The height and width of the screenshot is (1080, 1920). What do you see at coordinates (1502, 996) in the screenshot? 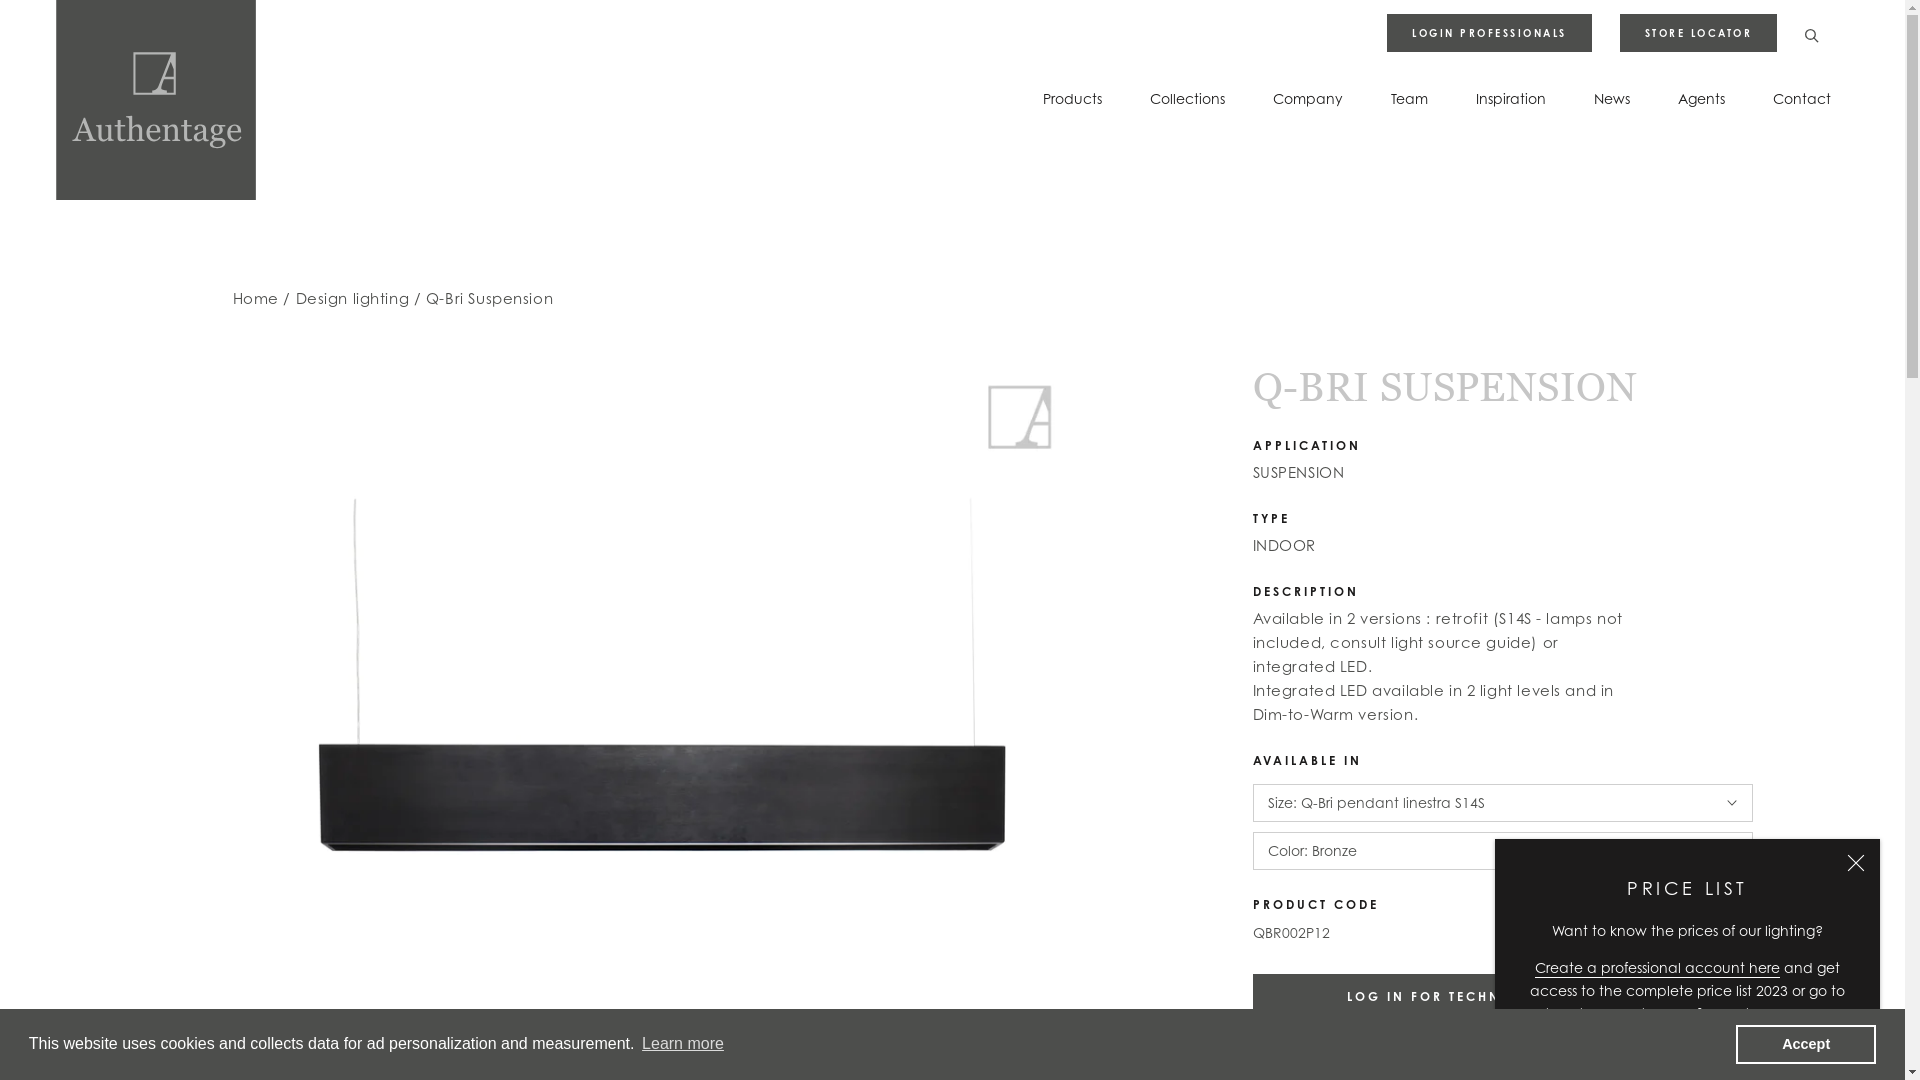
I see `'LOG IN FOR TECHNICAL INFORMATION'` at bounding box center [1502, 996].